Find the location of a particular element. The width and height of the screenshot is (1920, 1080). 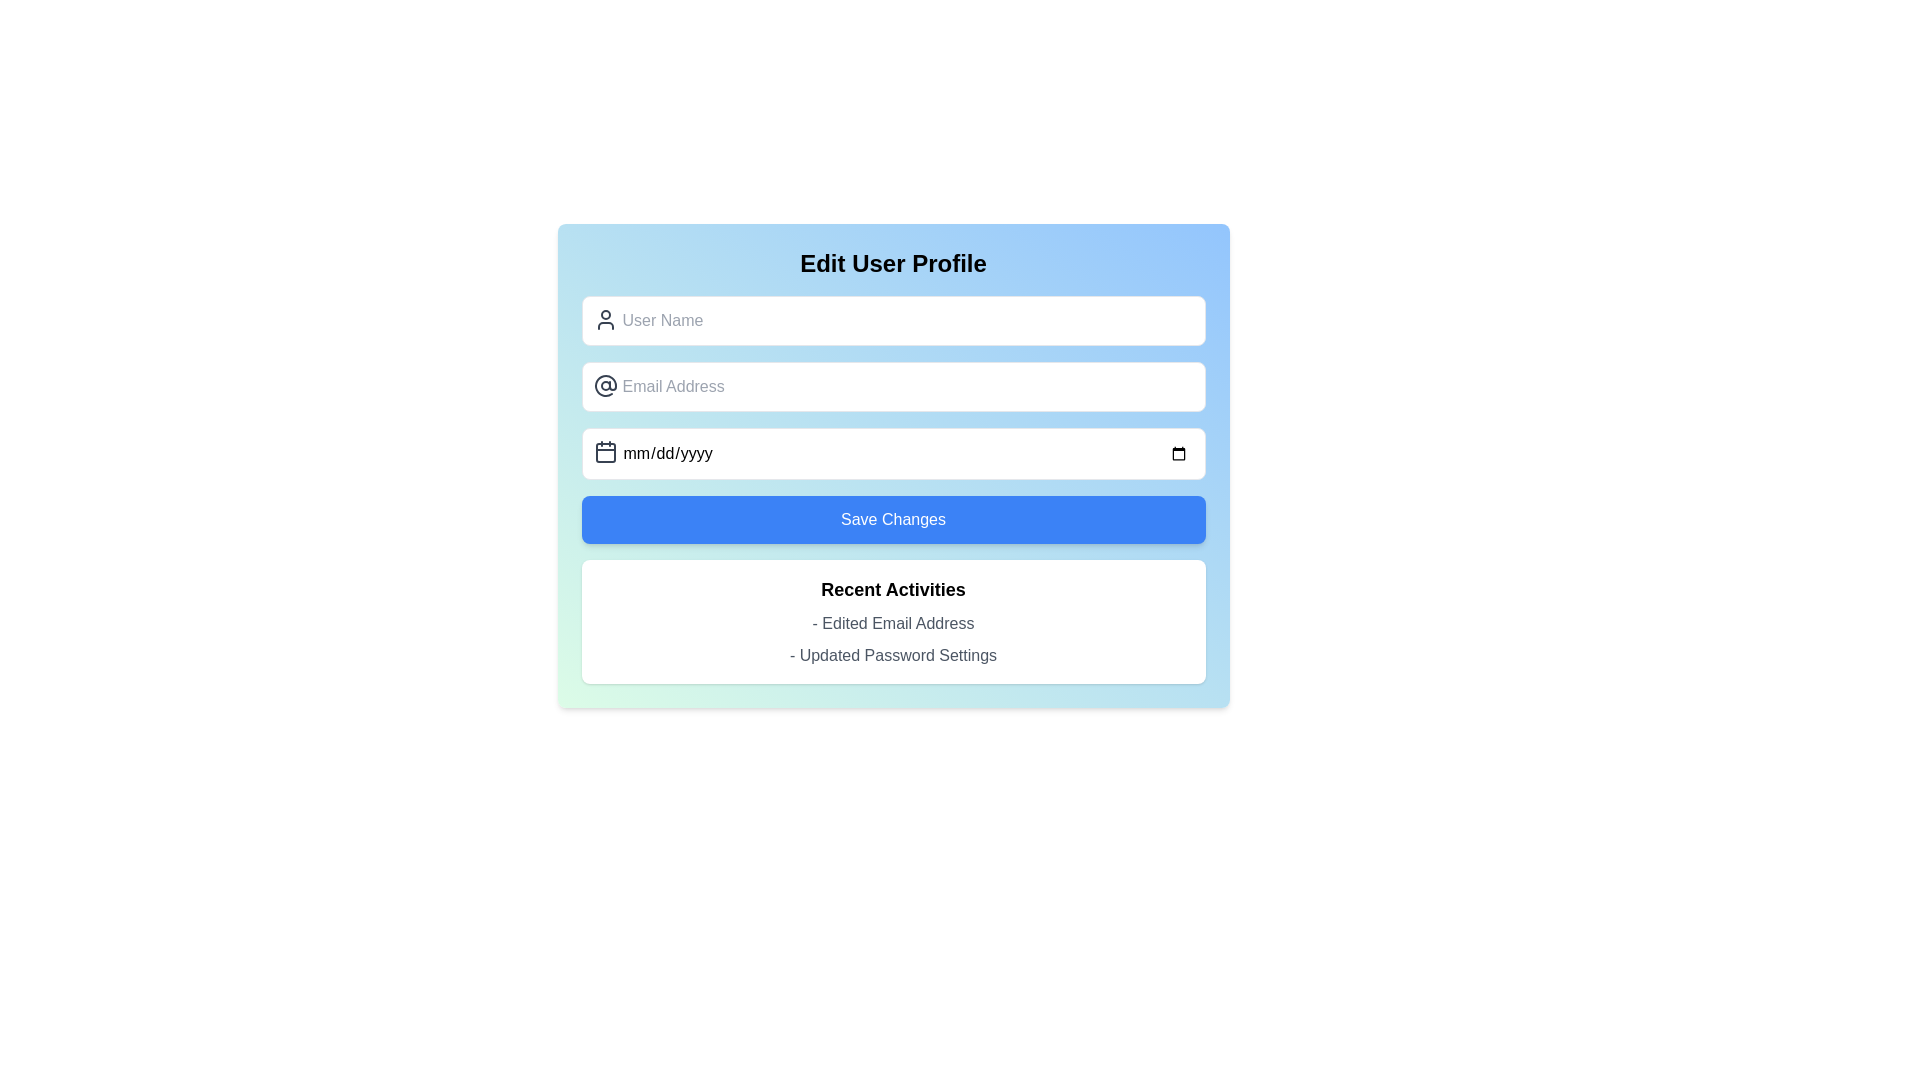

the informational text label indicating that the password settings have been updated, which is located in the 'Recent Activities' section below the '- Edited Email Address' item is located at coordinates (892, 655).